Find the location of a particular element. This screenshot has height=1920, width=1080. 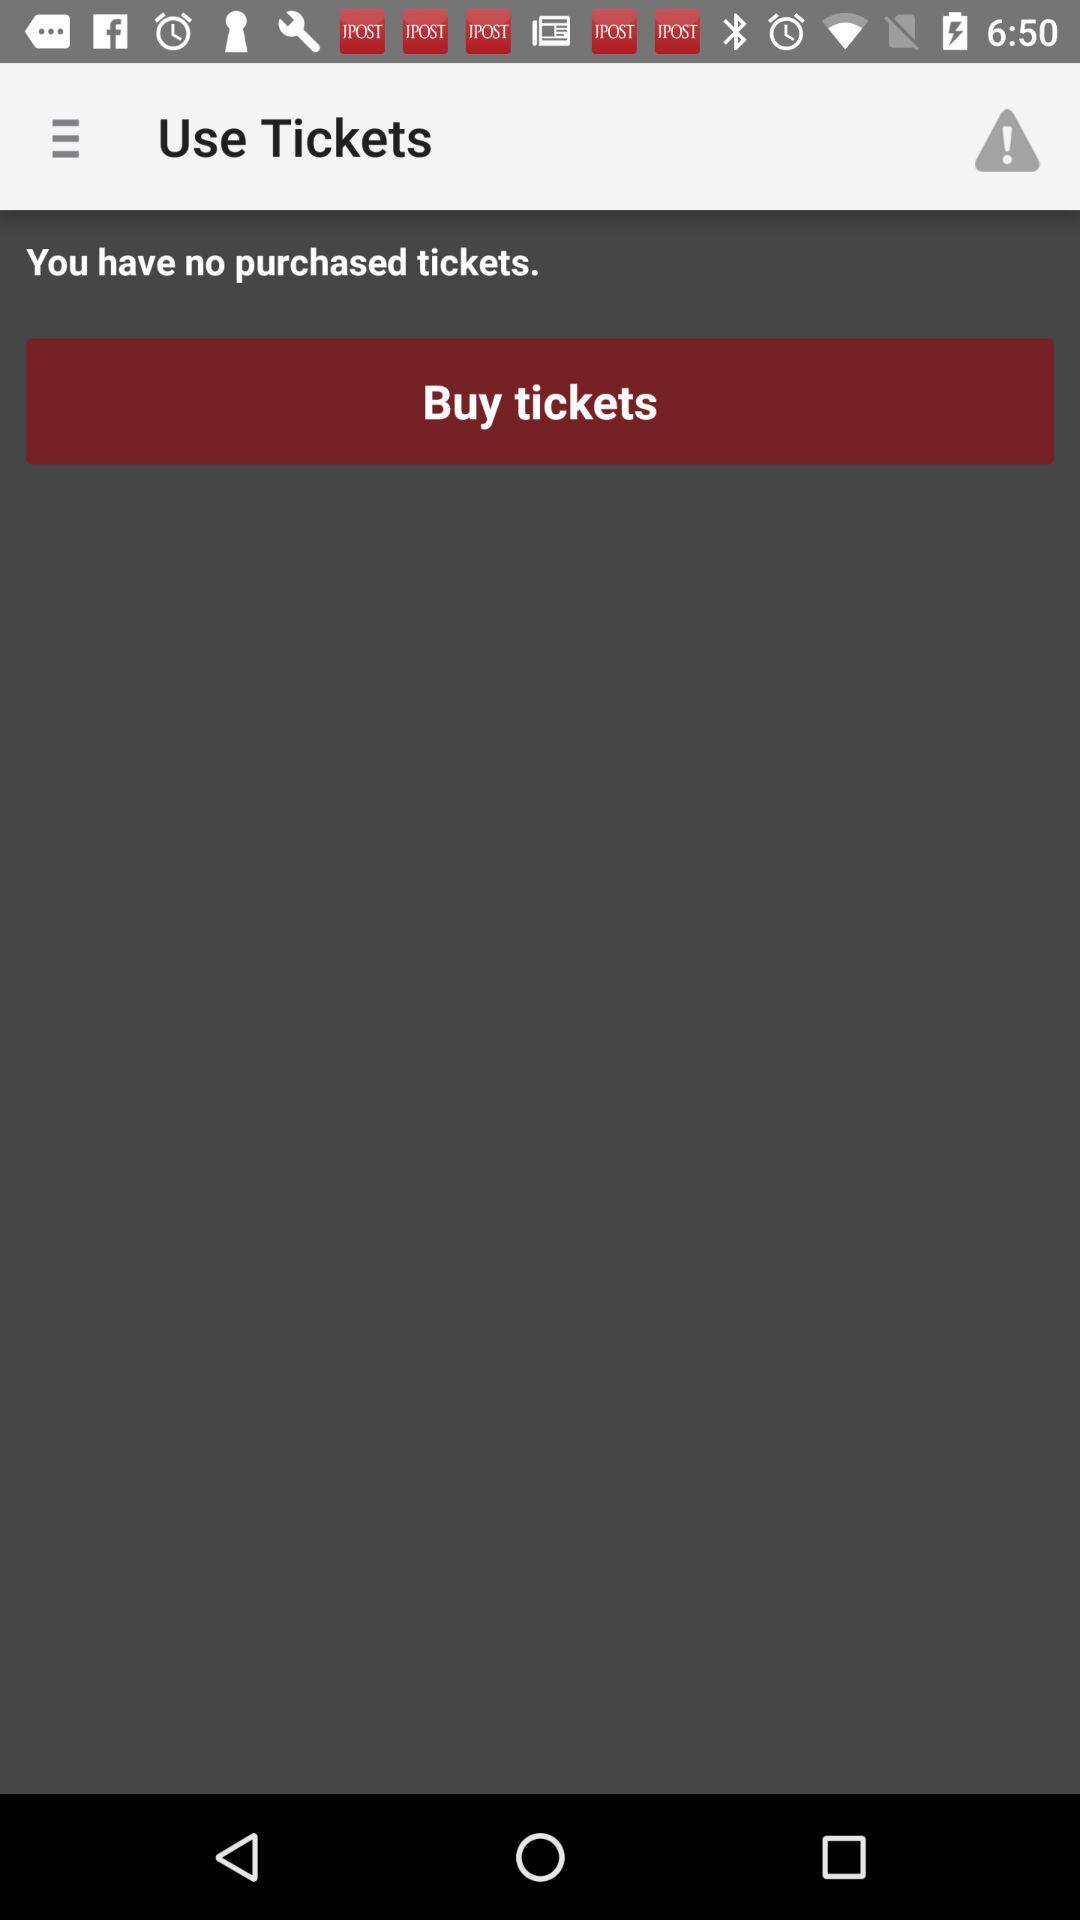

the buy tickets item is located at coordinates (540, 400).